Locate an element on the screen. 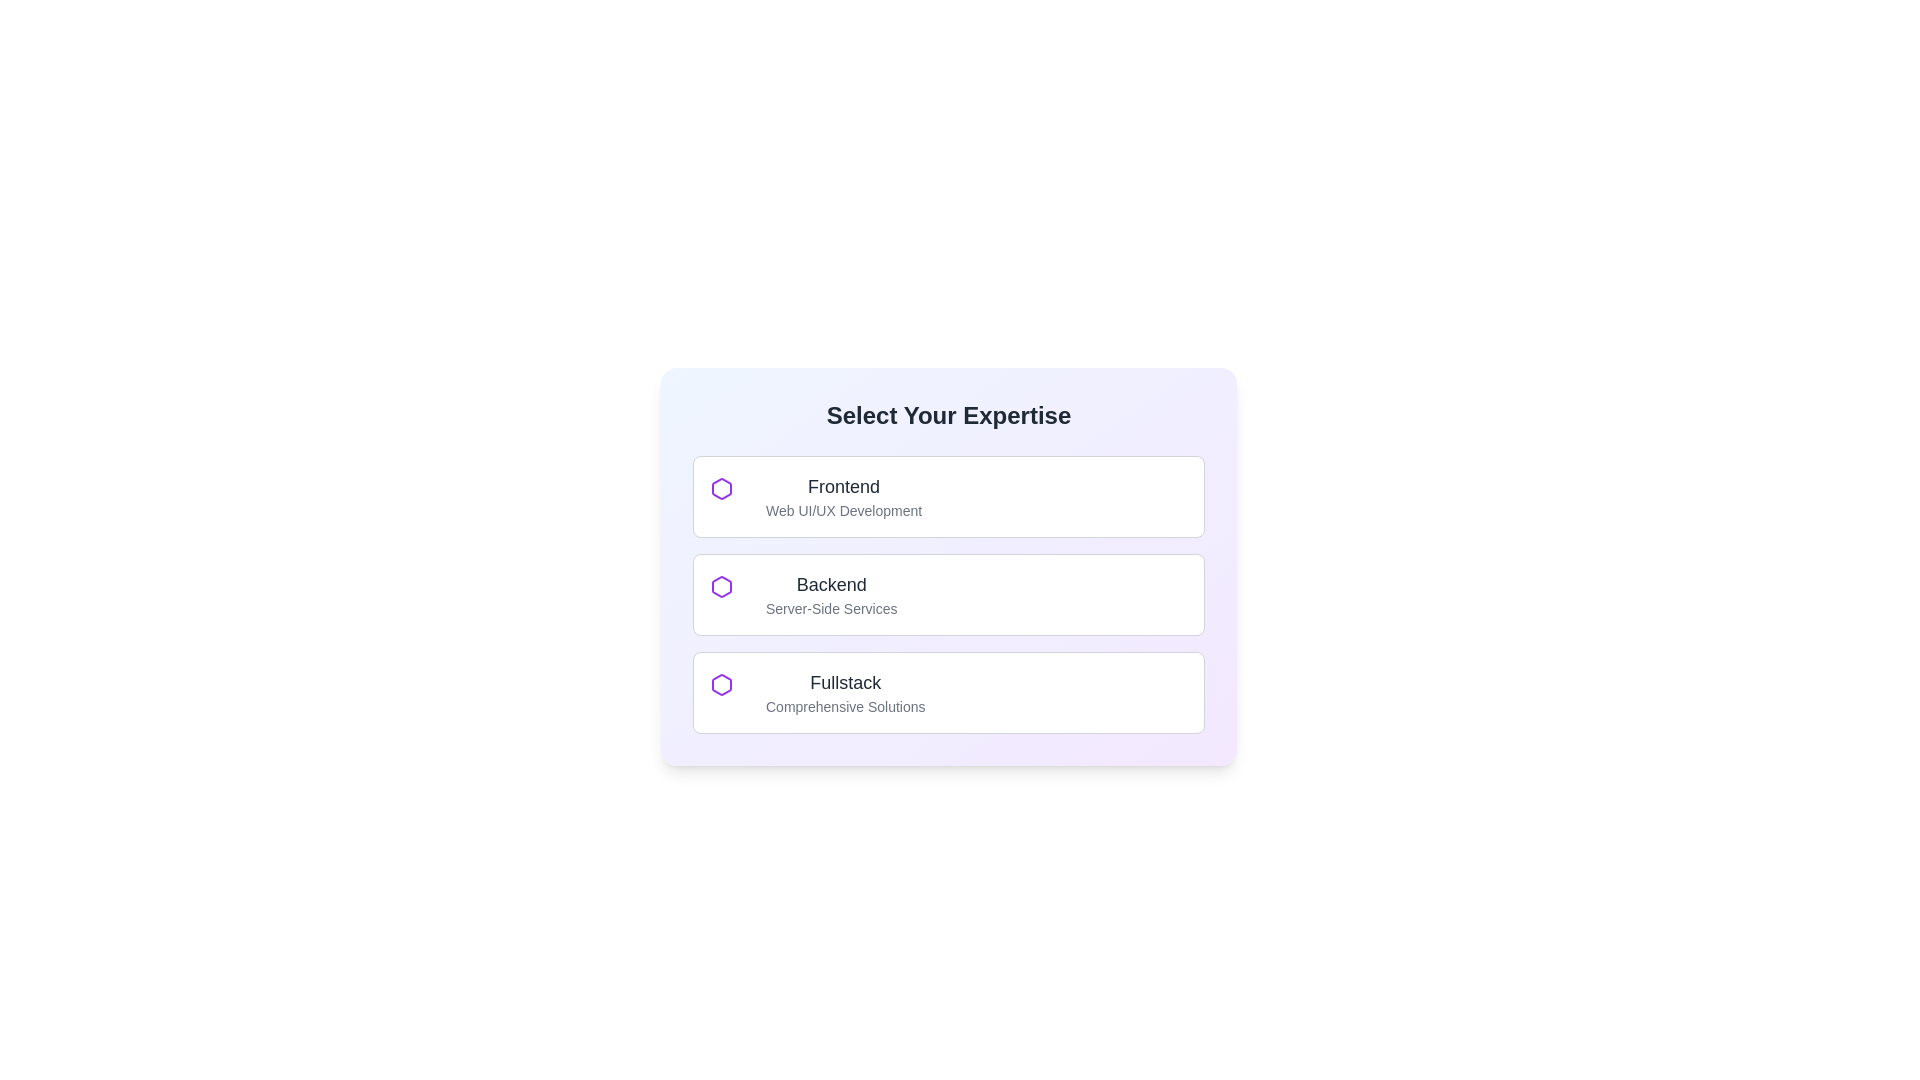 The image size is (1920, 1080). the static text label for the option related to full-stack expertise, which is located in the third choice box of the 'Select Your Expertise' options list is located at coordinates (845, 681).